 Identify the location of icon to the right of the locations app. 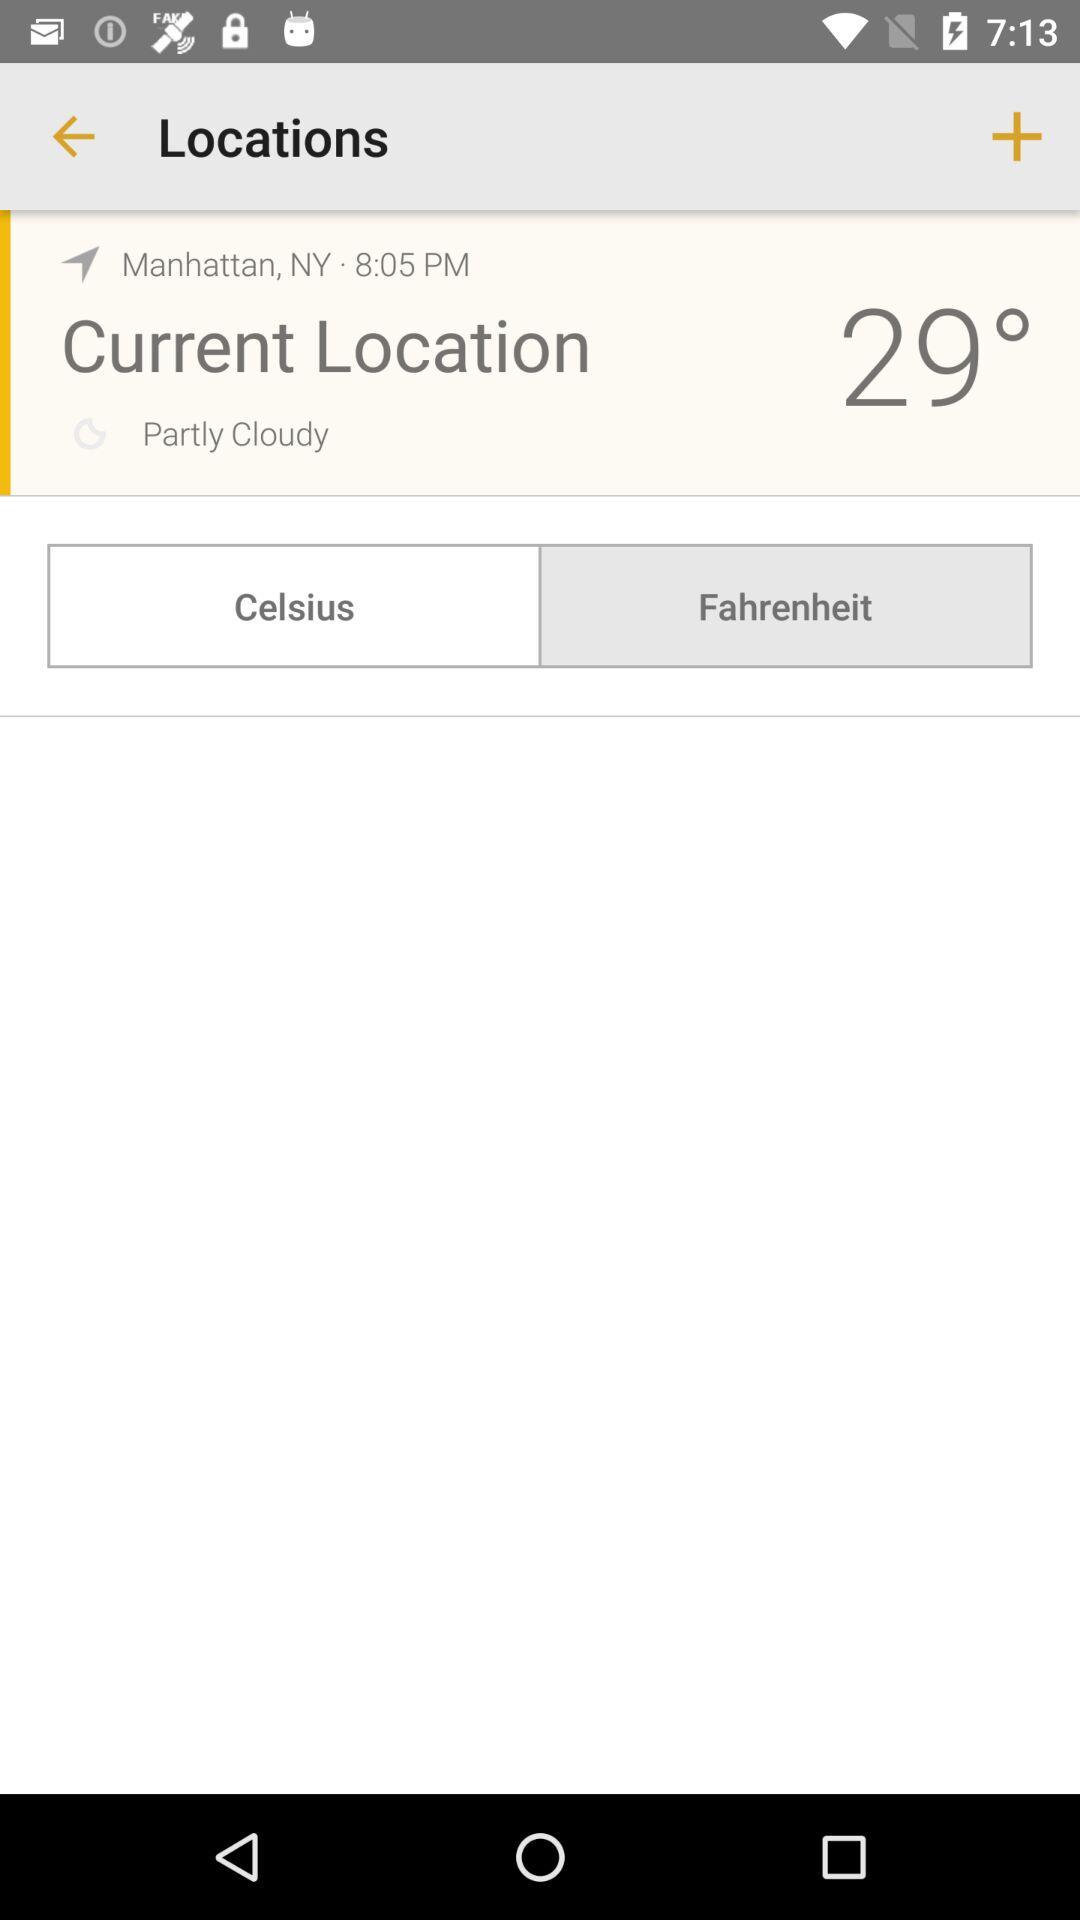
(1017, 135).